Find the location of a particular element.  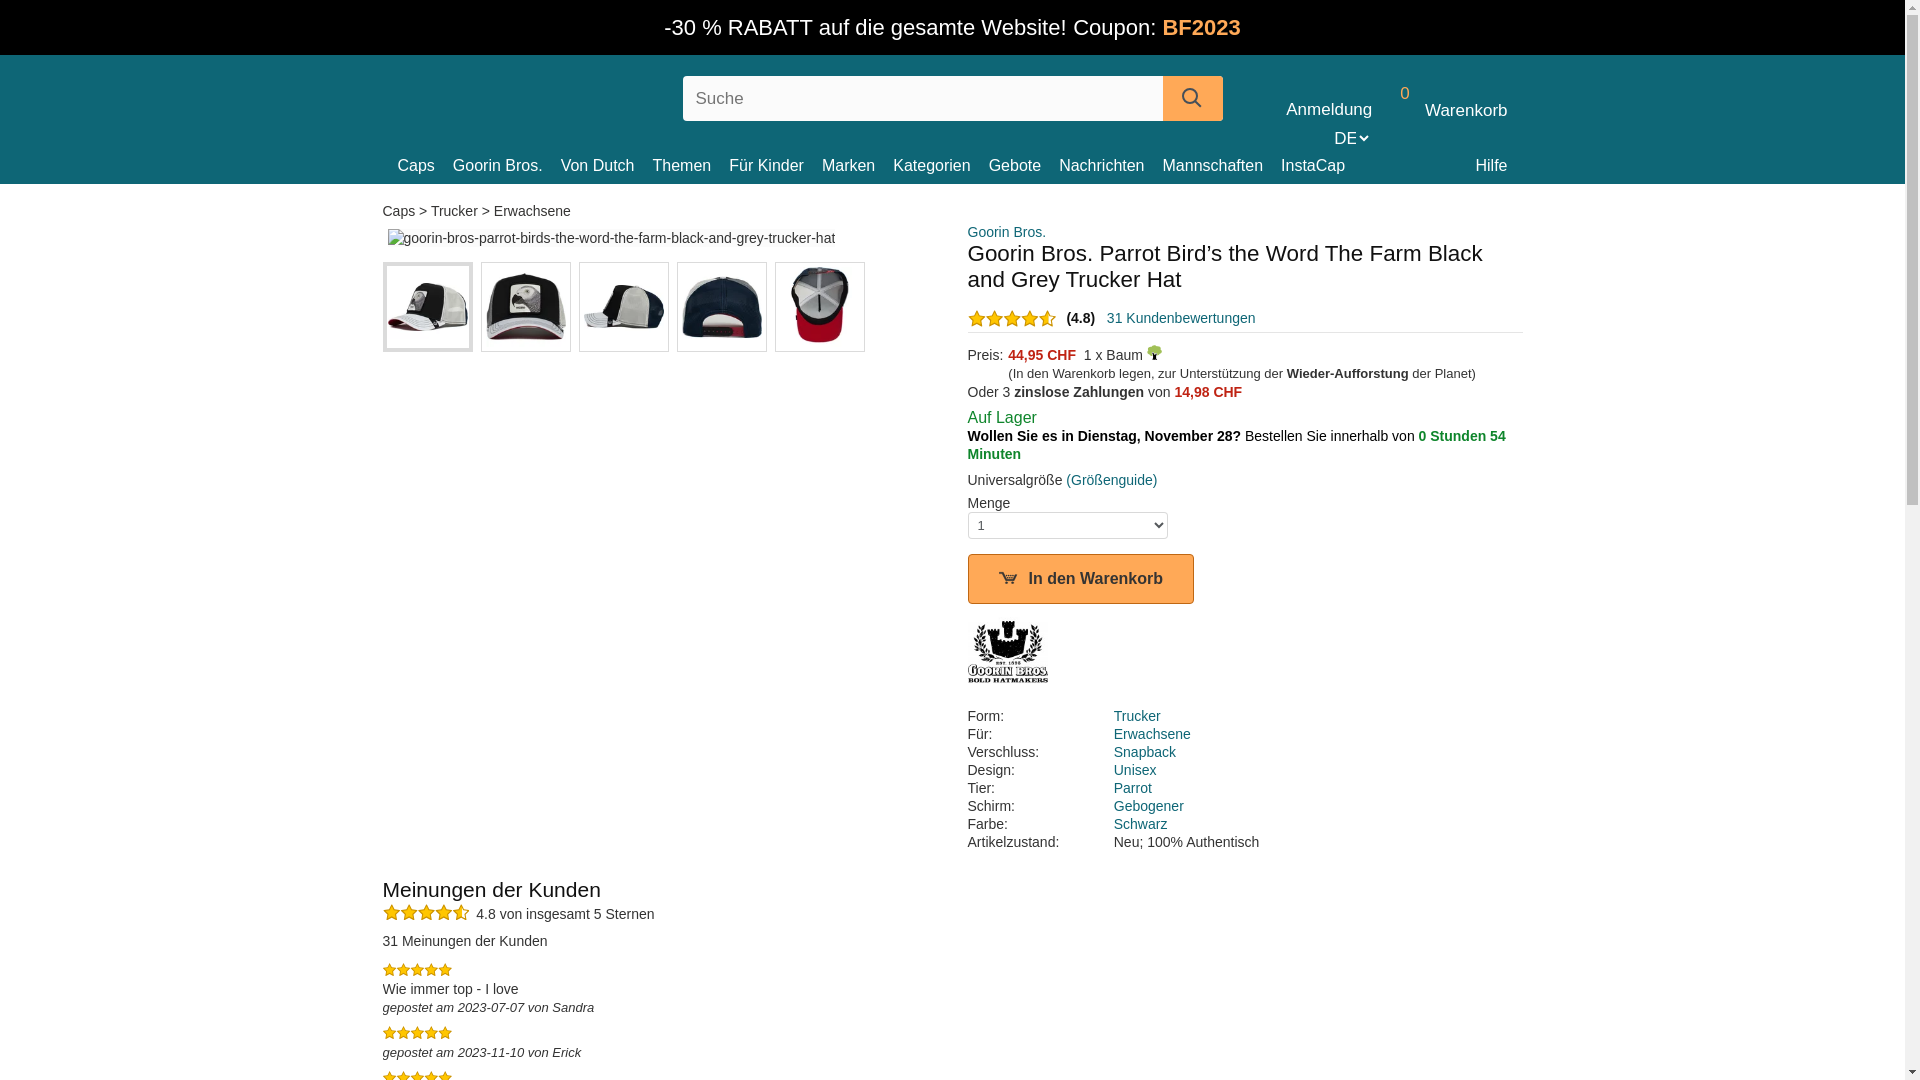

'Erwachsene' is located at coordinates (532, 211).